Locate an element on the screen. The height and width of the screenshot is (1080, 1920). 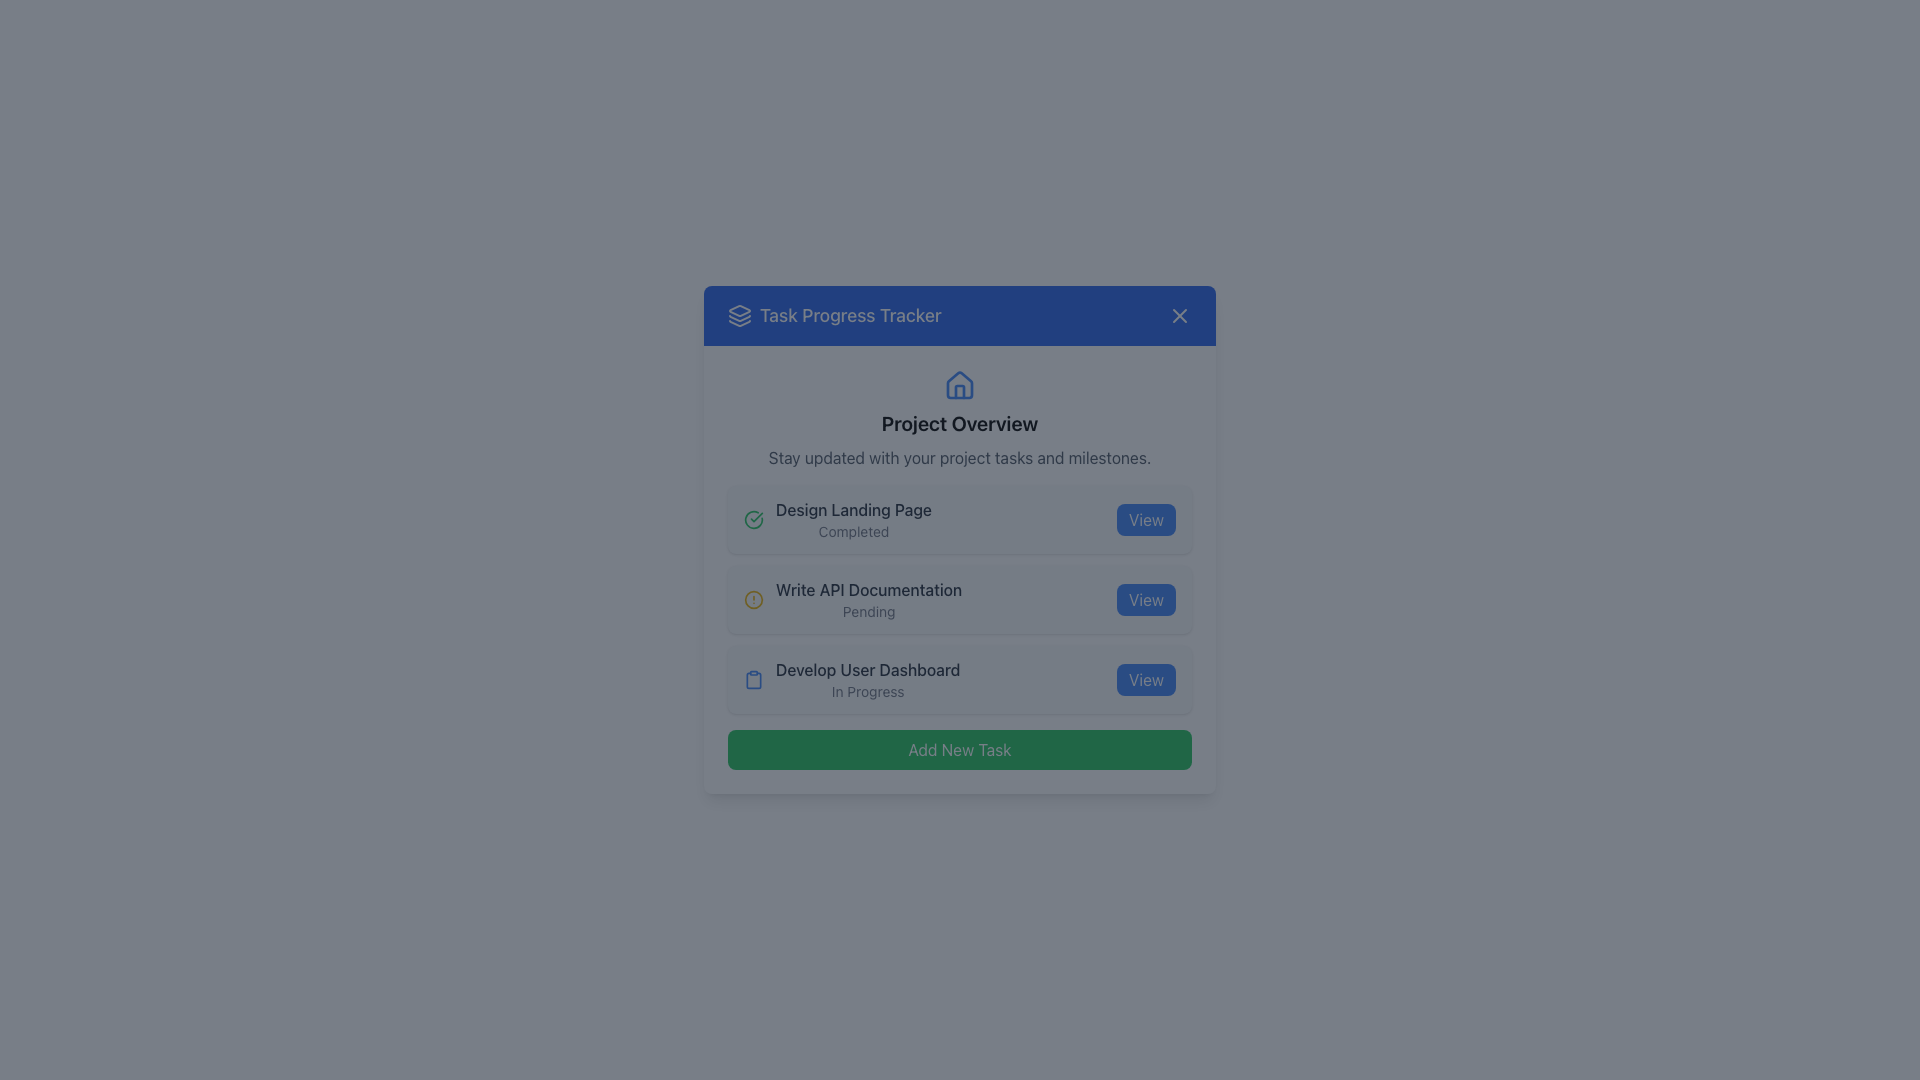
the decorative SVG icon located in the header section of the modal box, positioned to the left of the text 'Task Progress Tracker' is located at coordinates (738, 315).